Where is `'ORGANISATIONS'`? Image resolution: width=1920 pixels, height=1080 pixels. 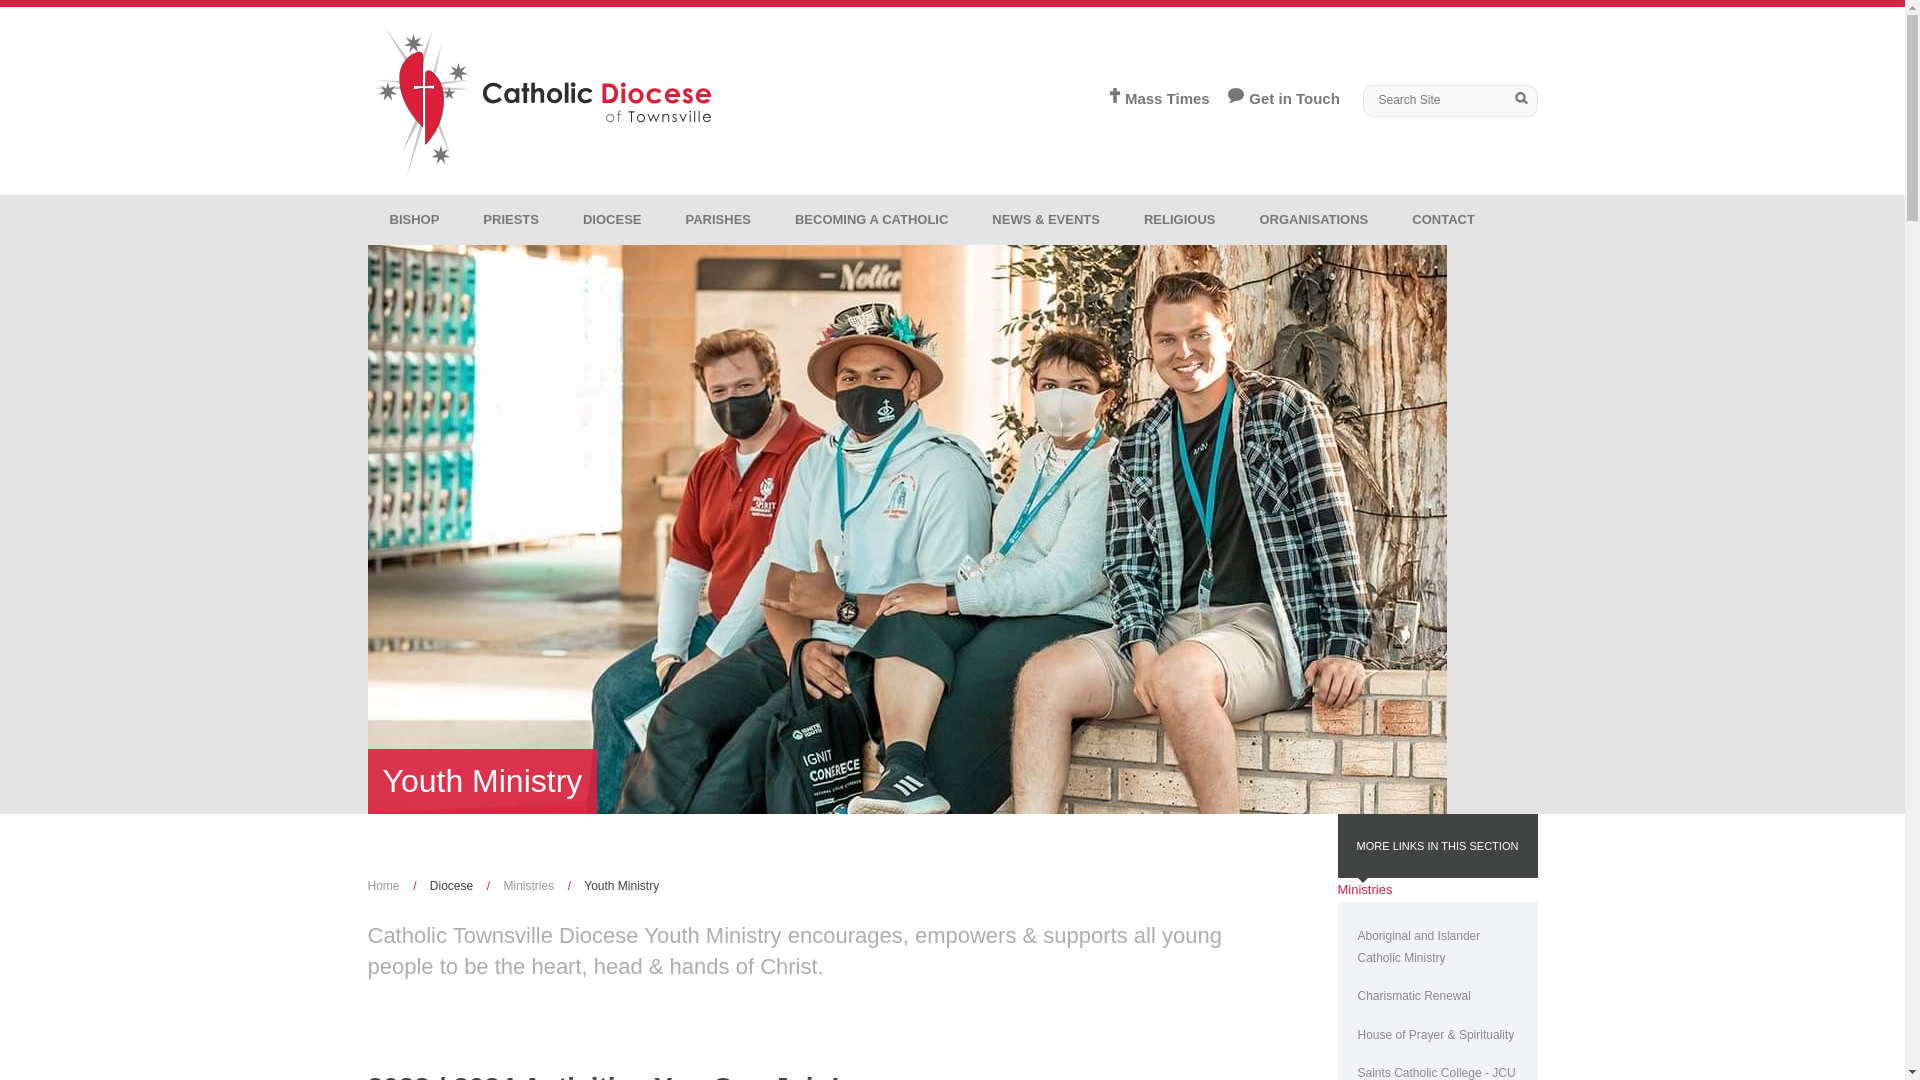 'ORGANISATIONS' is located at coordinates (1313, 219).